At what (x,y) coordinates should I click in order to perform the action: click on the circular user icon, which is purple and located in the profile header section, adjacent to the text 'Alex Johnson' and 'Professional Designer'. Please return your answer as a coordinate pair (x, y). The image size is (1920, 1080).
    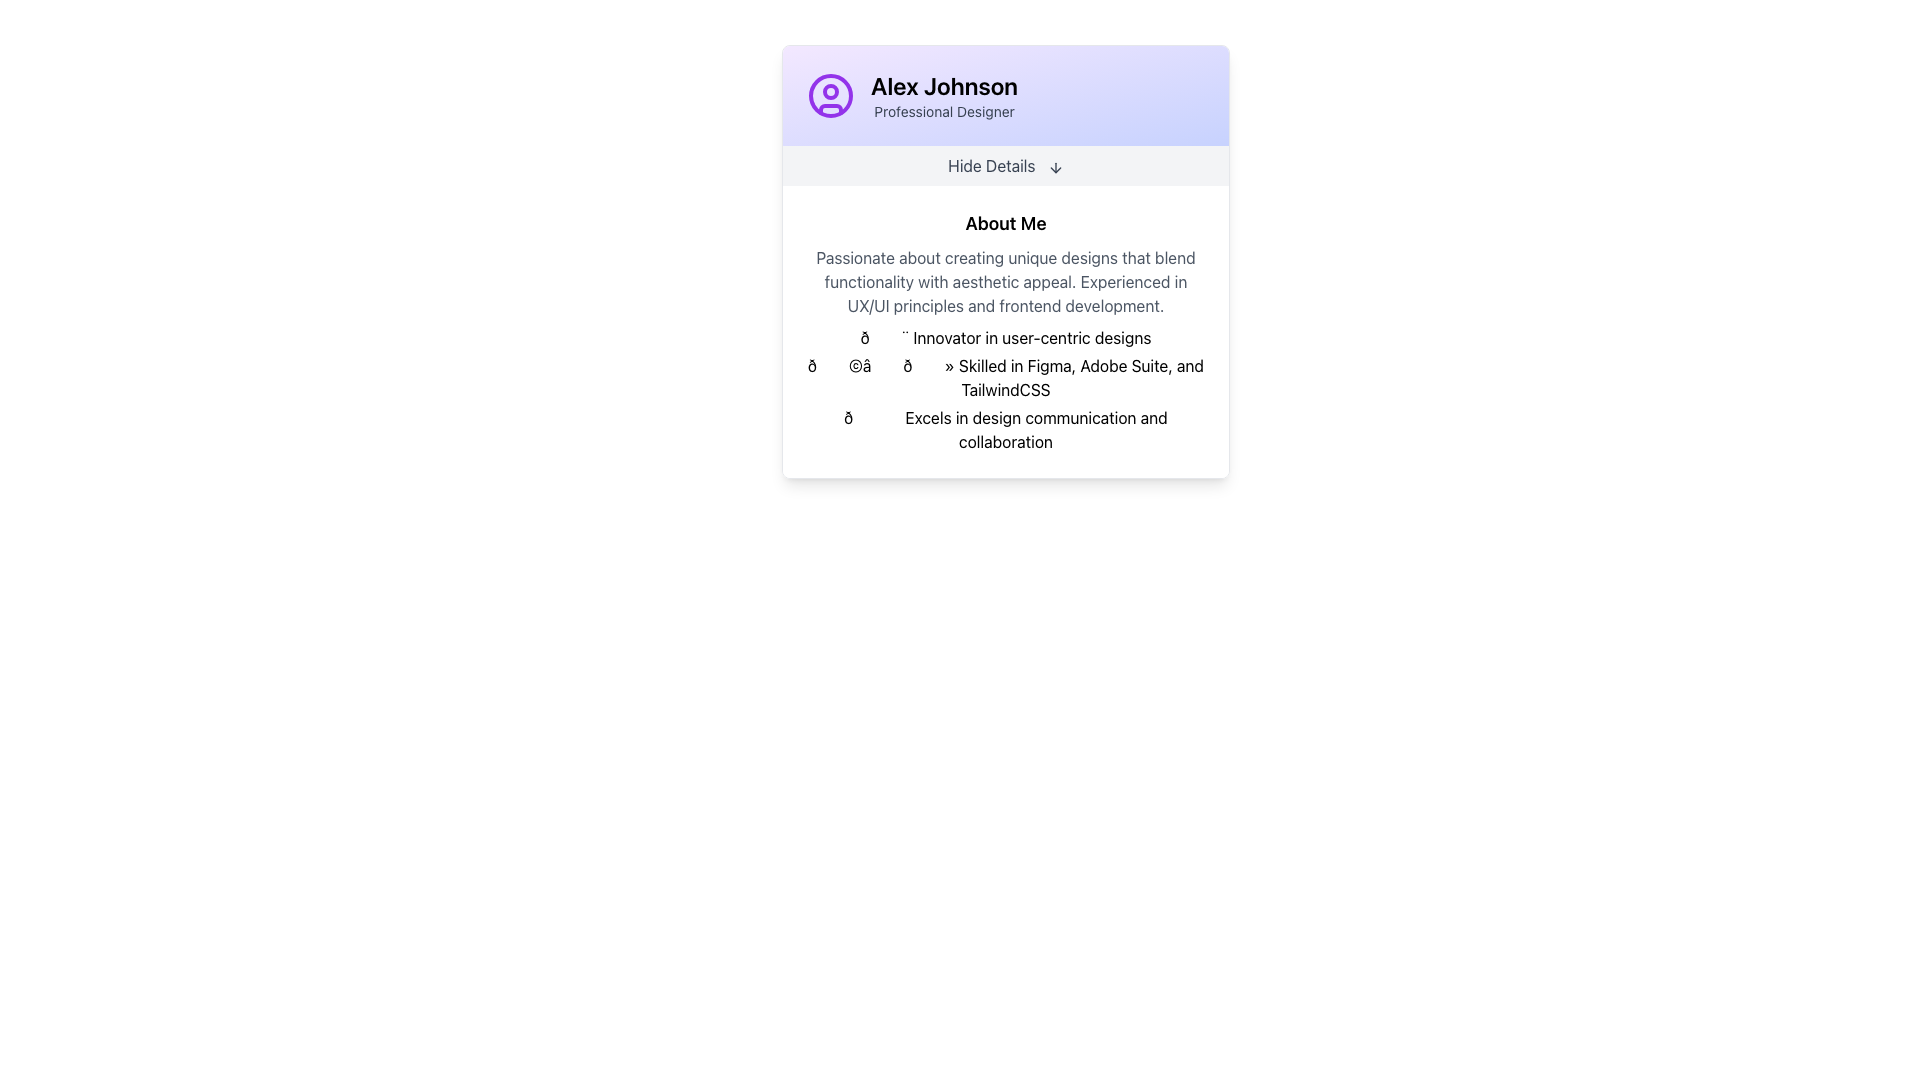
    Looking at the image, I should click on (830, 96).